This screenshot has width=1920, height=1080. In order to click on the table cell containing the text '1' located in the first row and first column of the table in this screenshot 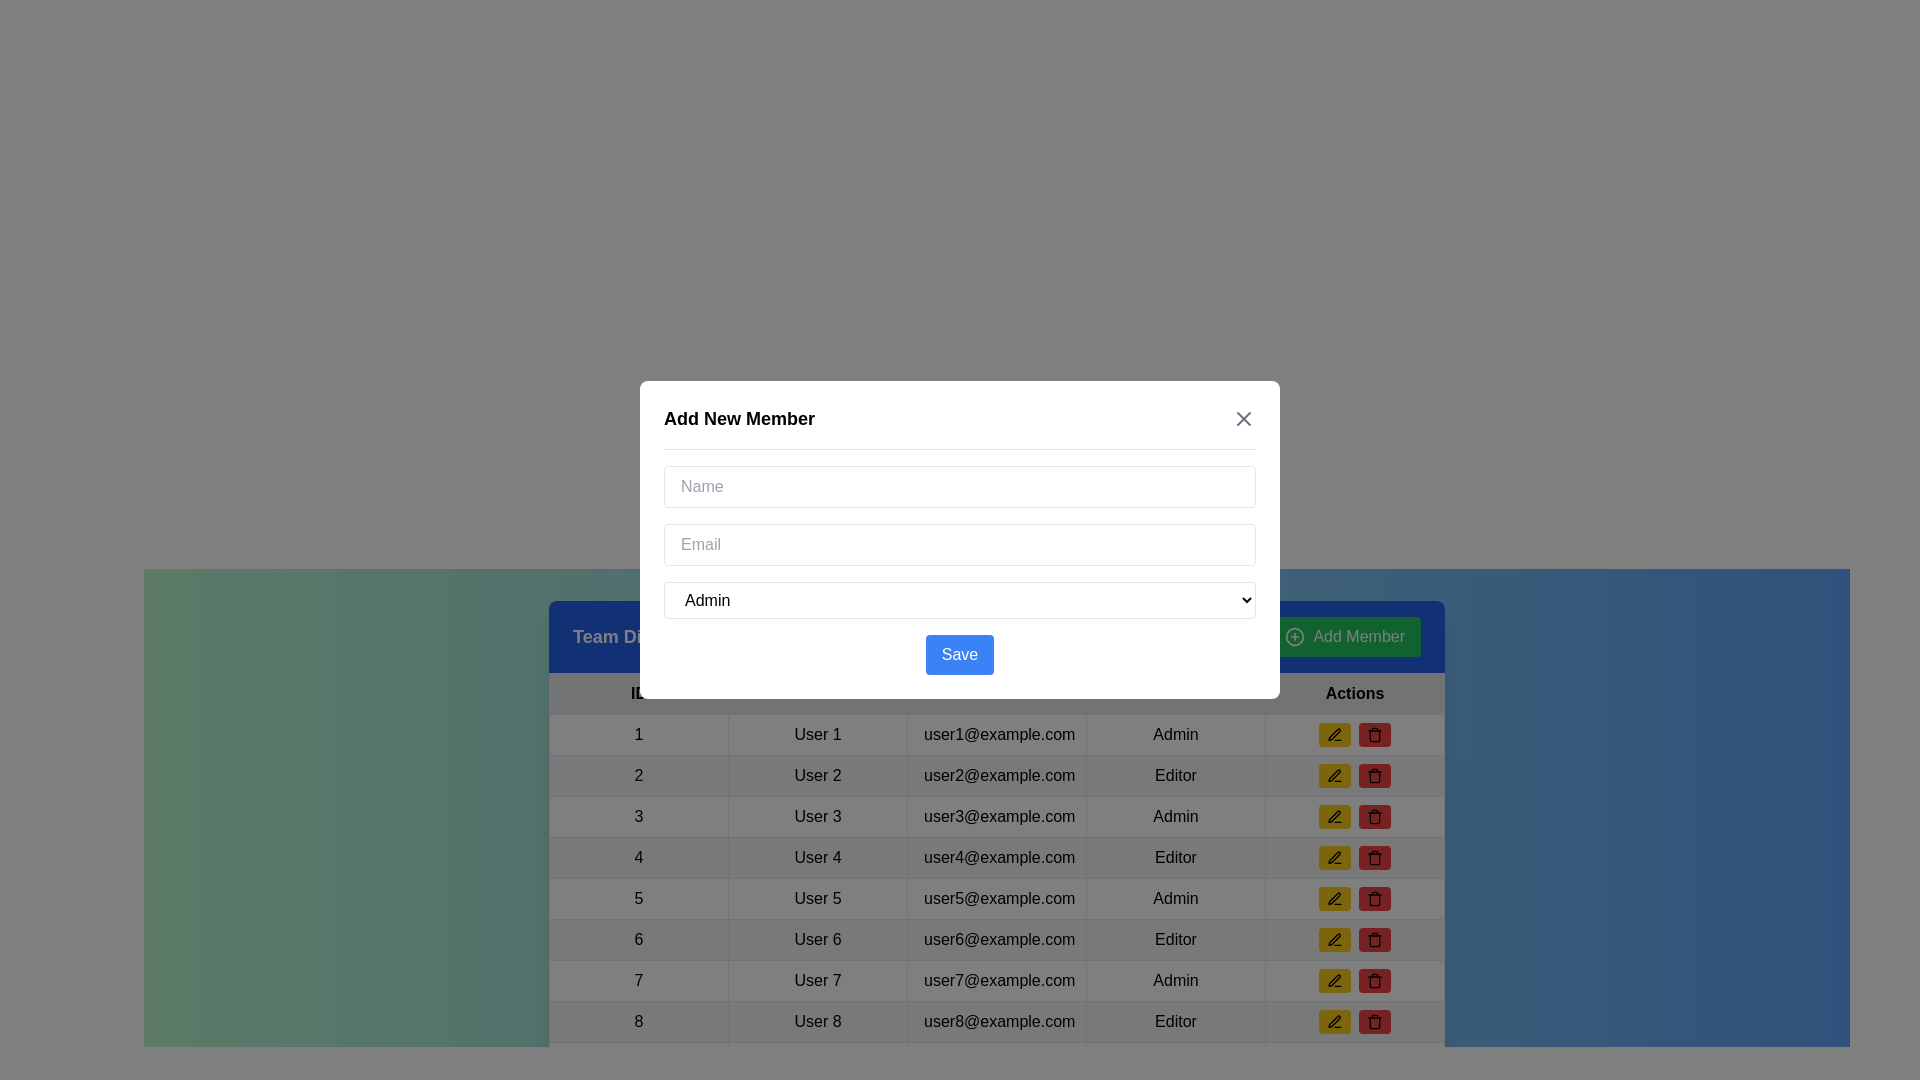, I will do `click(637, 735)`.